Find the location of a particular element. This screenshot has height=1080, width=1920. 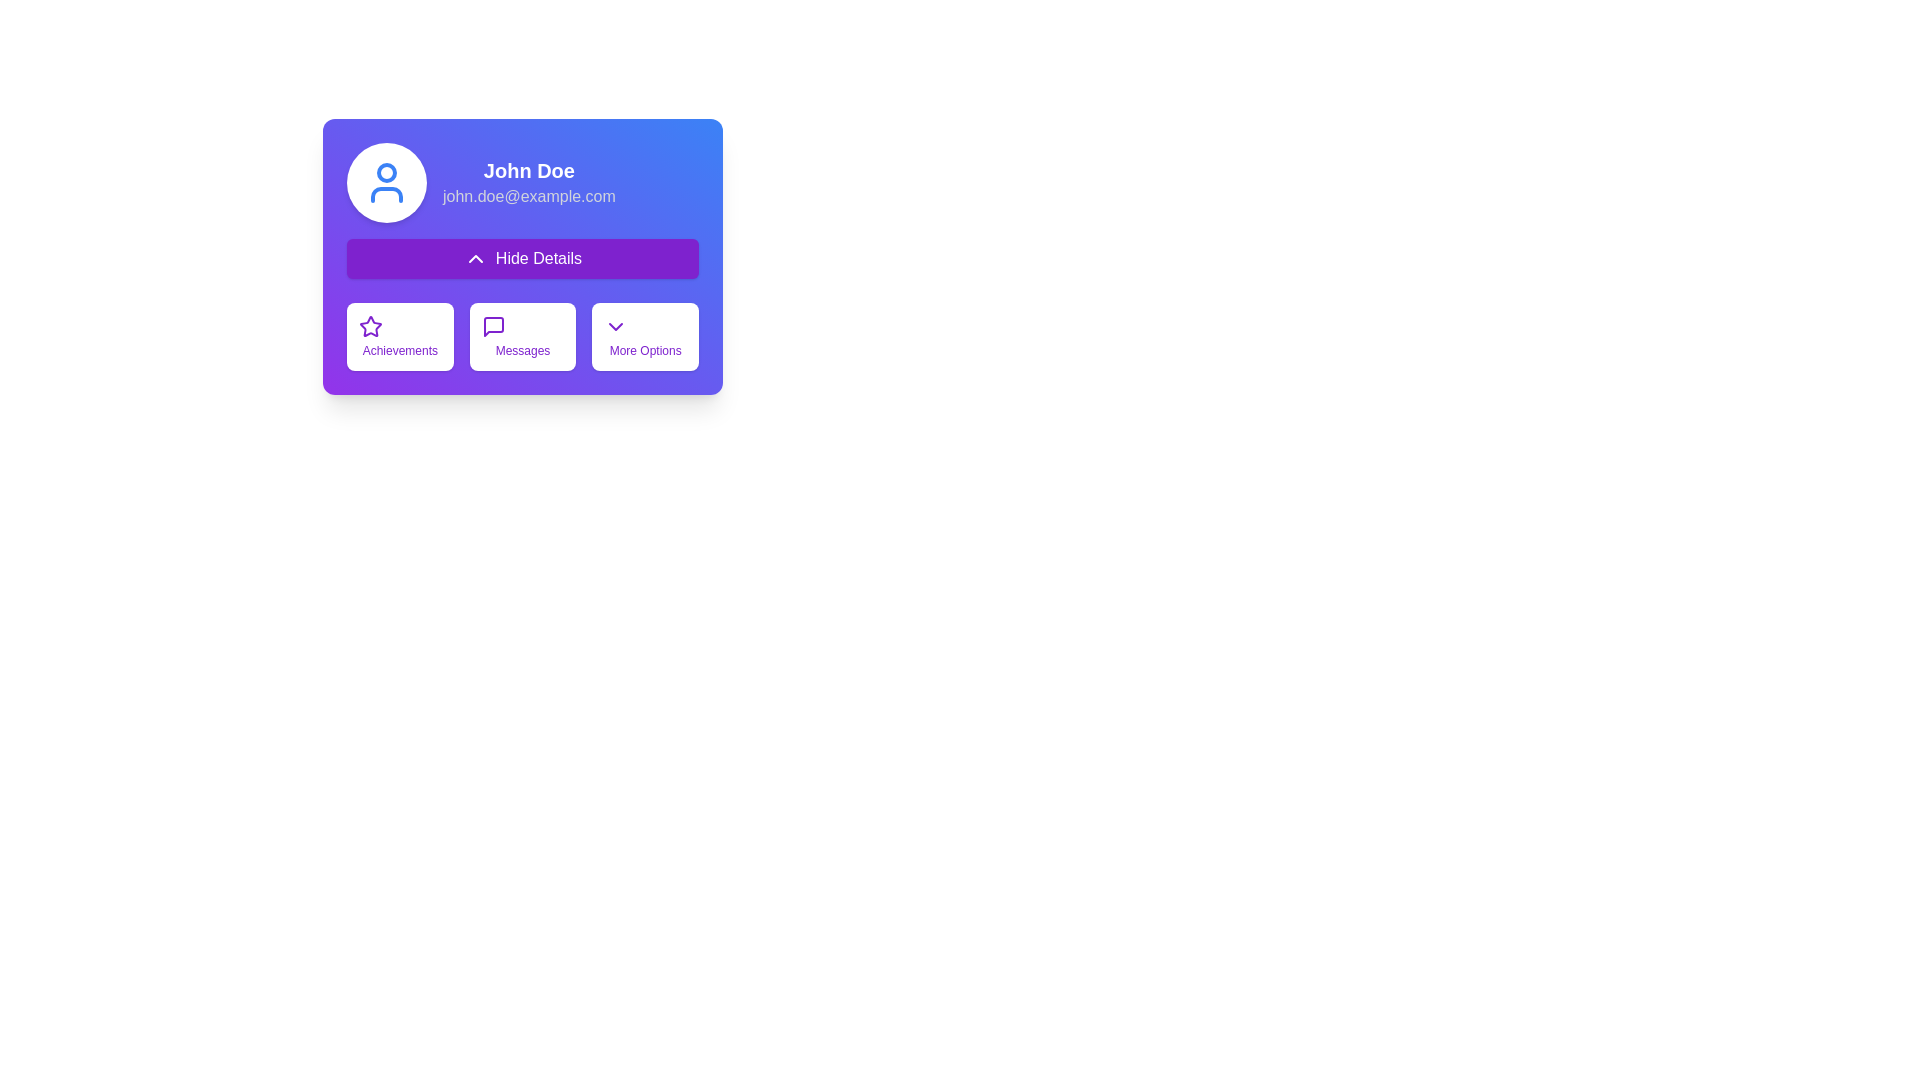

the circular white icon with a blue outline representing a user figure, located to the left of the text details about 'John Doe' and 'john.doe@example.com' in the rounded card interface is located at coordinates (387, 182).